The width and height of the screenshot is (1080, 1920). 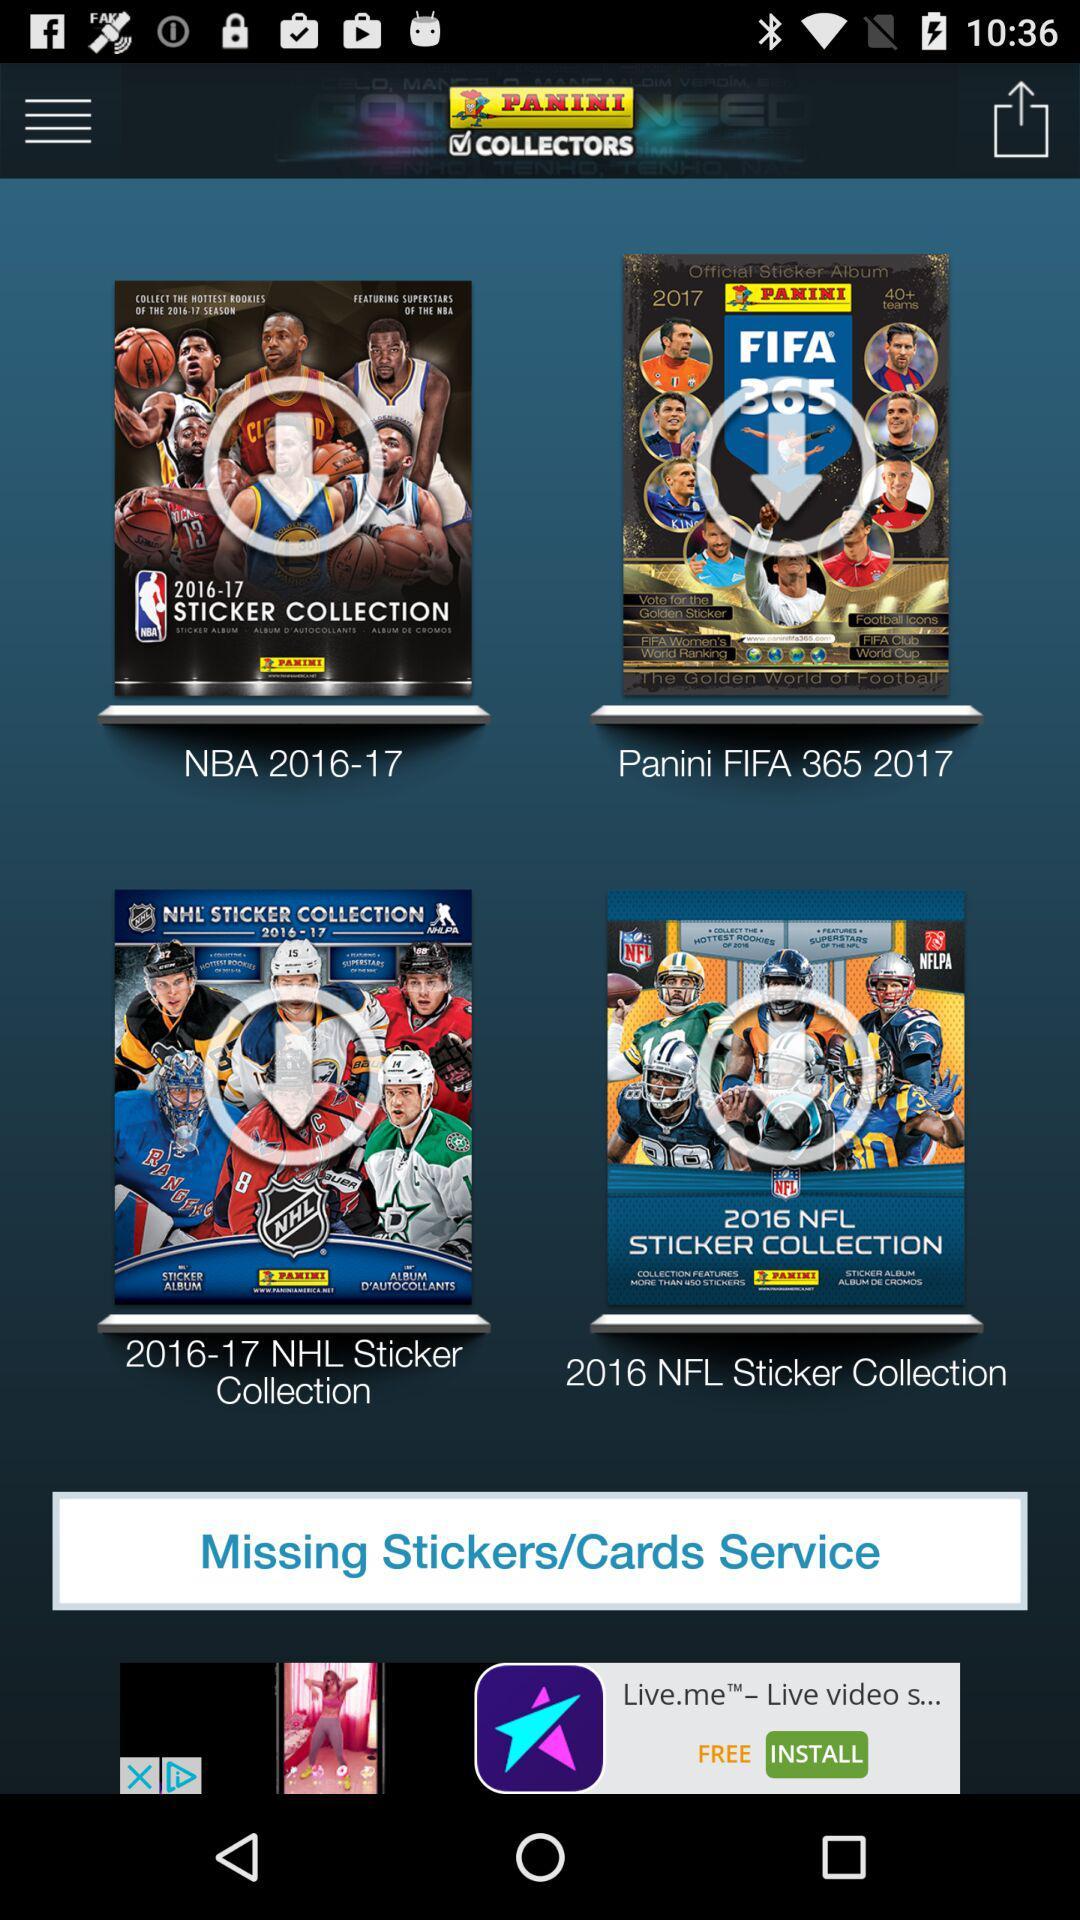 What do you see at coordinates (785, 496) in the screenshot?
I see `the file_download icon` at bounding box center [785, 496].